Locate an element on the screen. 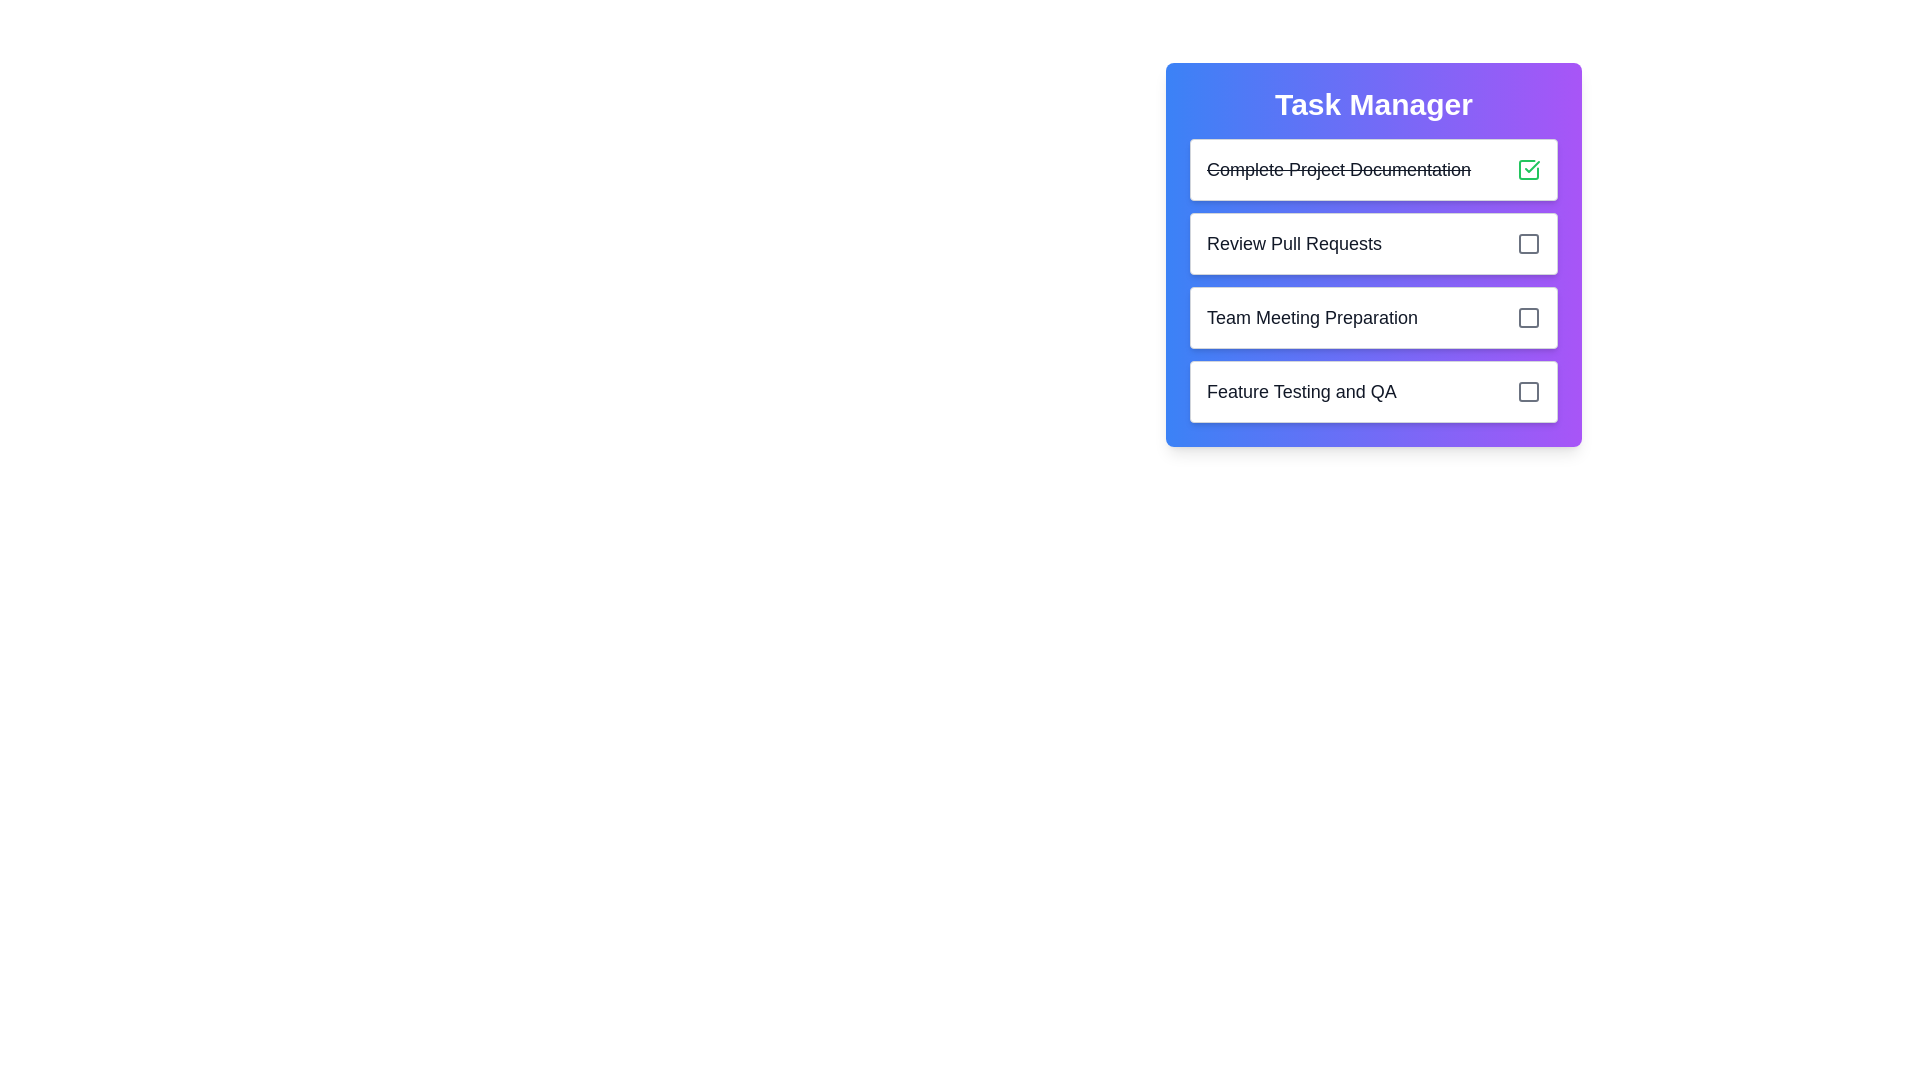  task title 'Team Meeting Preparation' from the third task item in the Task Manager interface, which includes a checkbox for marking completion is located at coordinates (1372, 316).